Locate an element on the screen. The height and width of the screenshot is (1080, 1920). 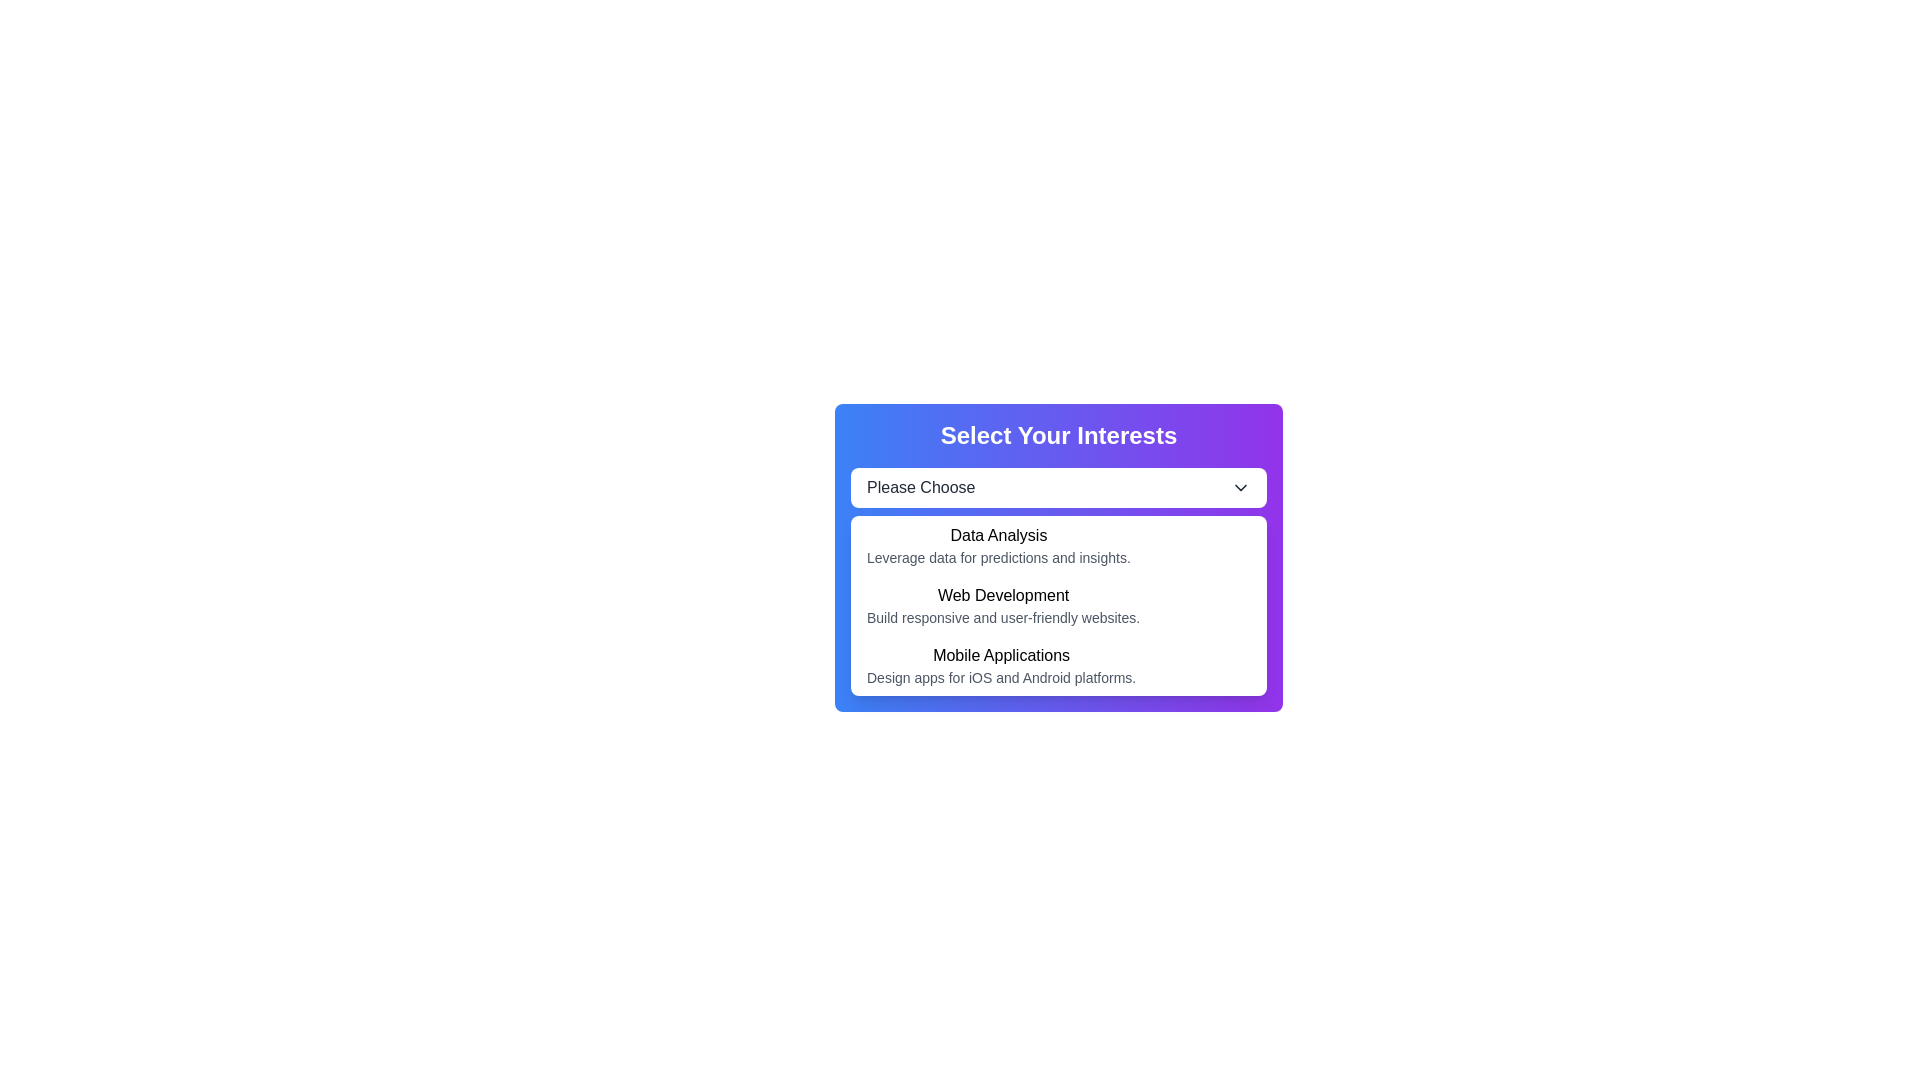
one of the selectable options in the Menu or Options List located below the title 'Select Your Interests' and the dropdown labeled 'Please Choose' is located at coordinates (1058, 604).